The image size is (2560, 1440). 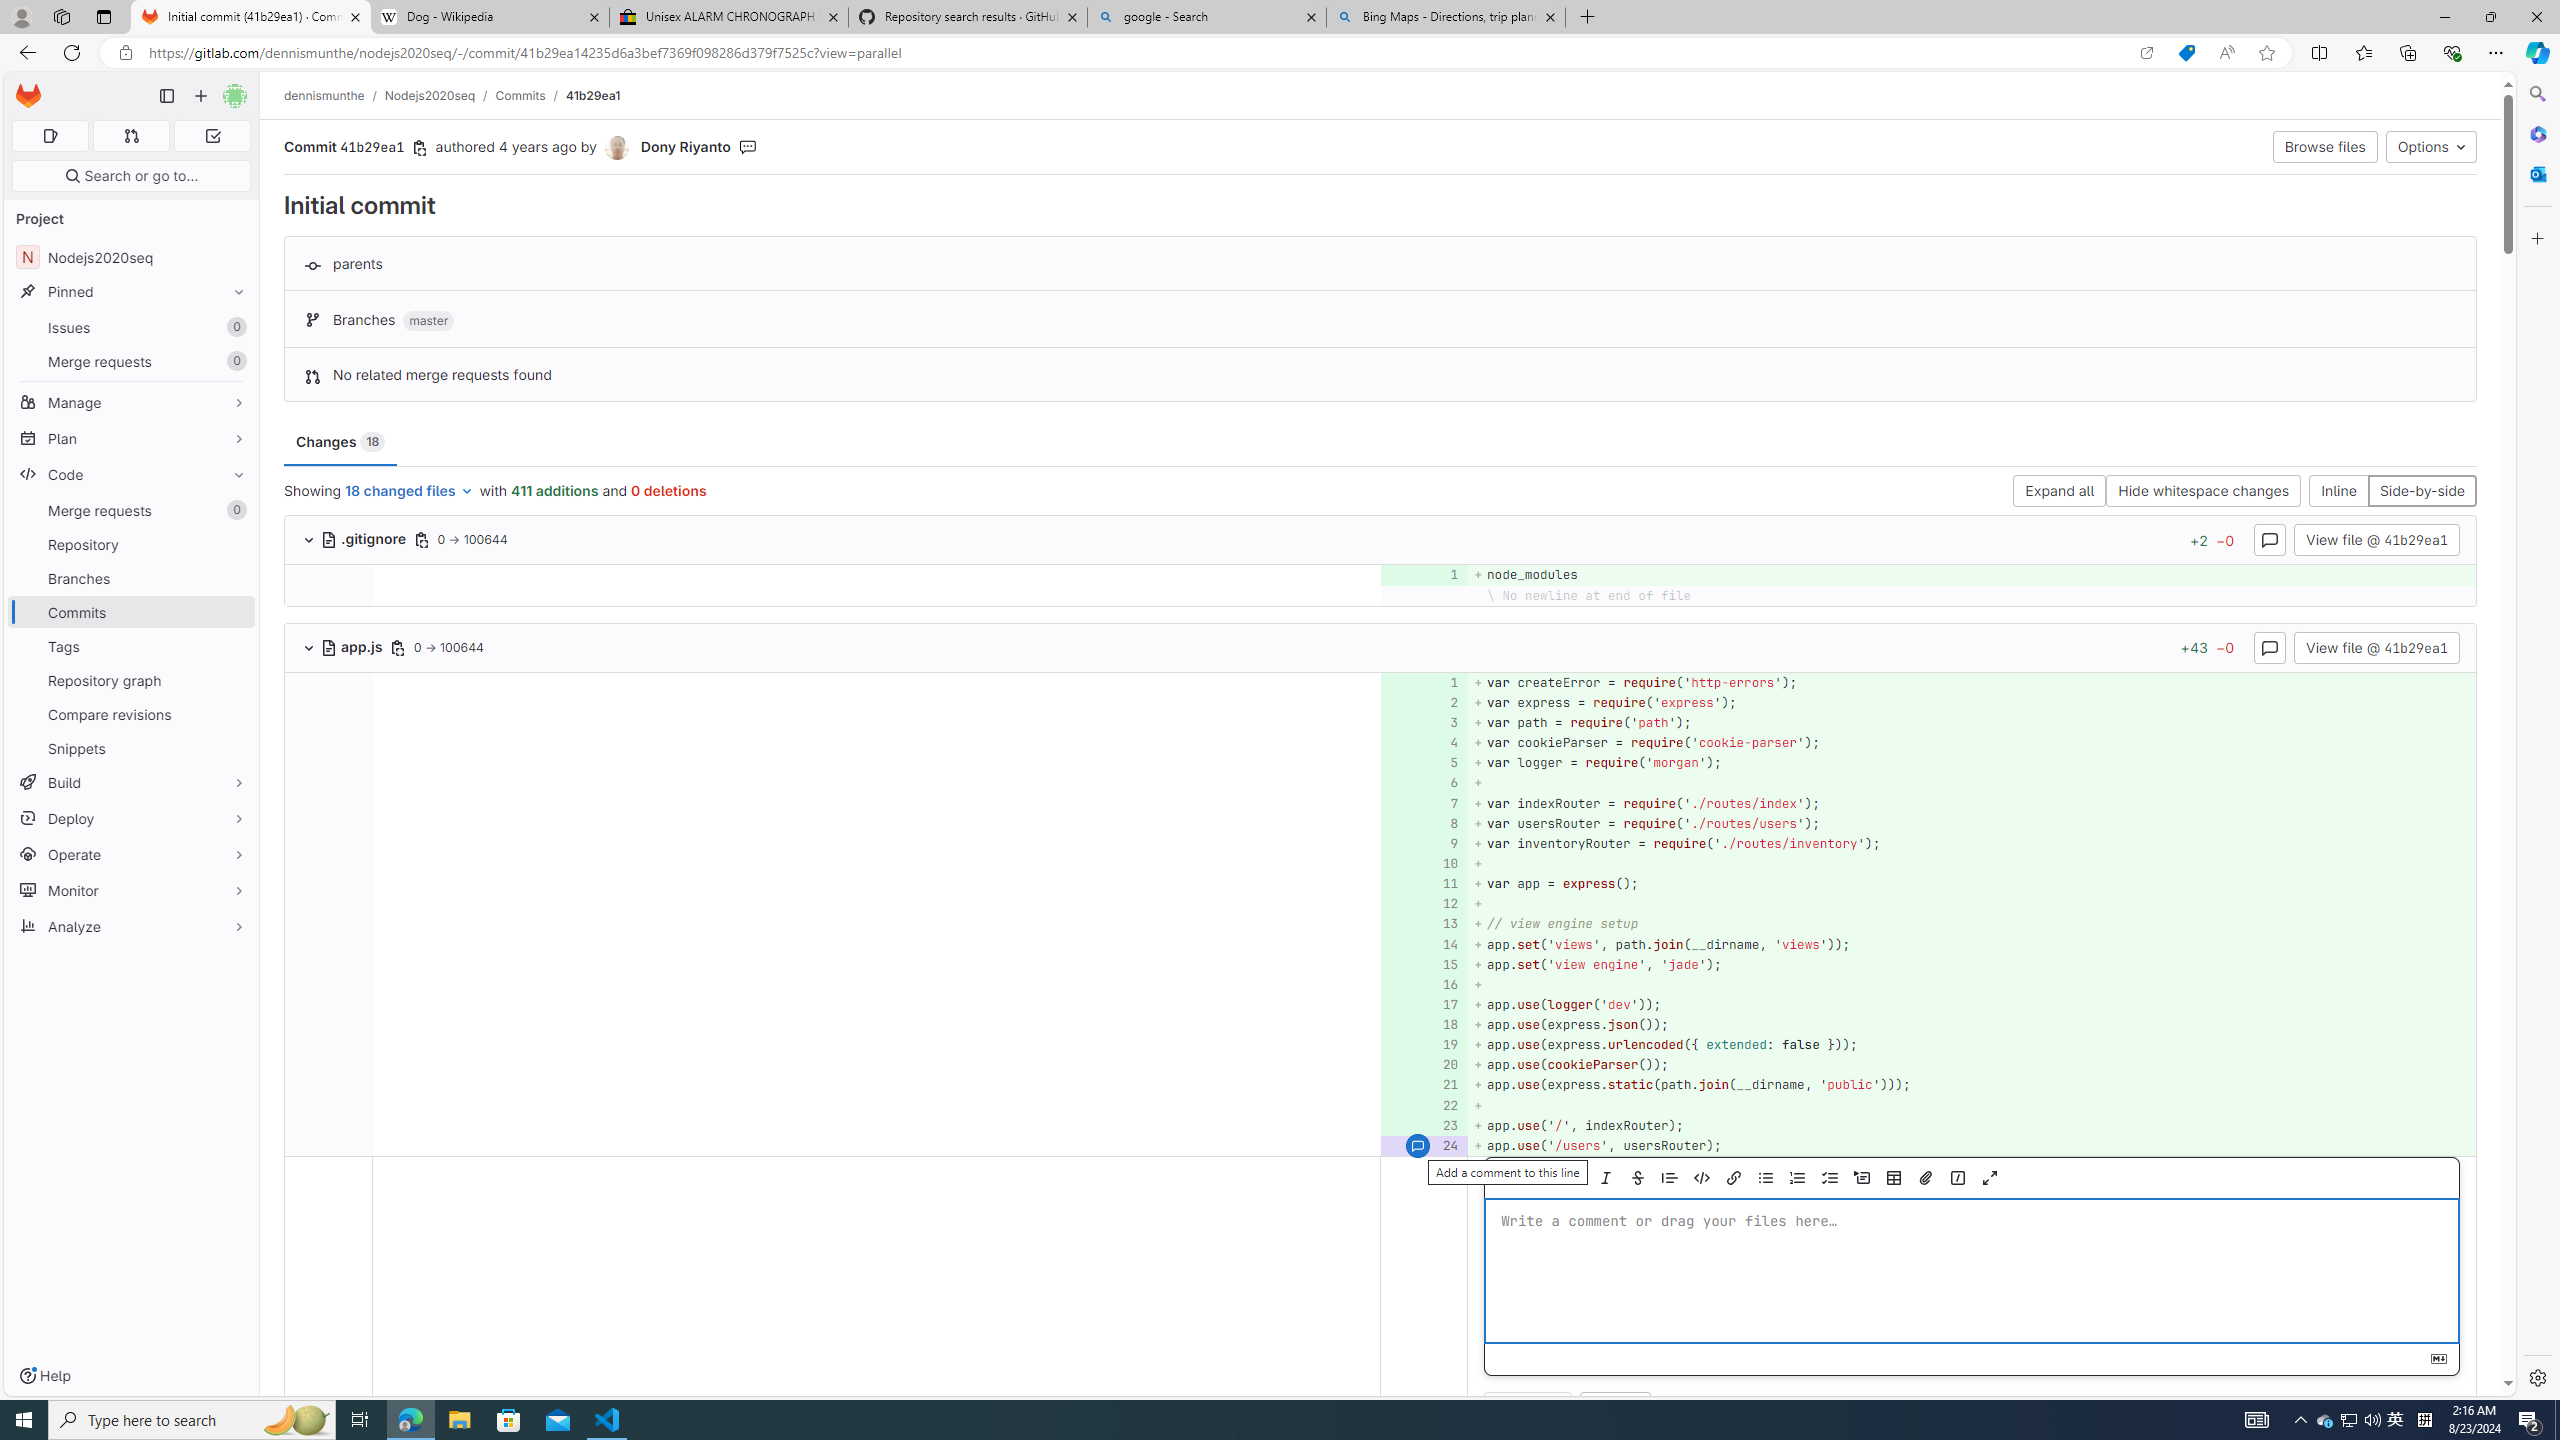 I want to click on 'Add a comment to this line 12', so click(x=1423, y=903).